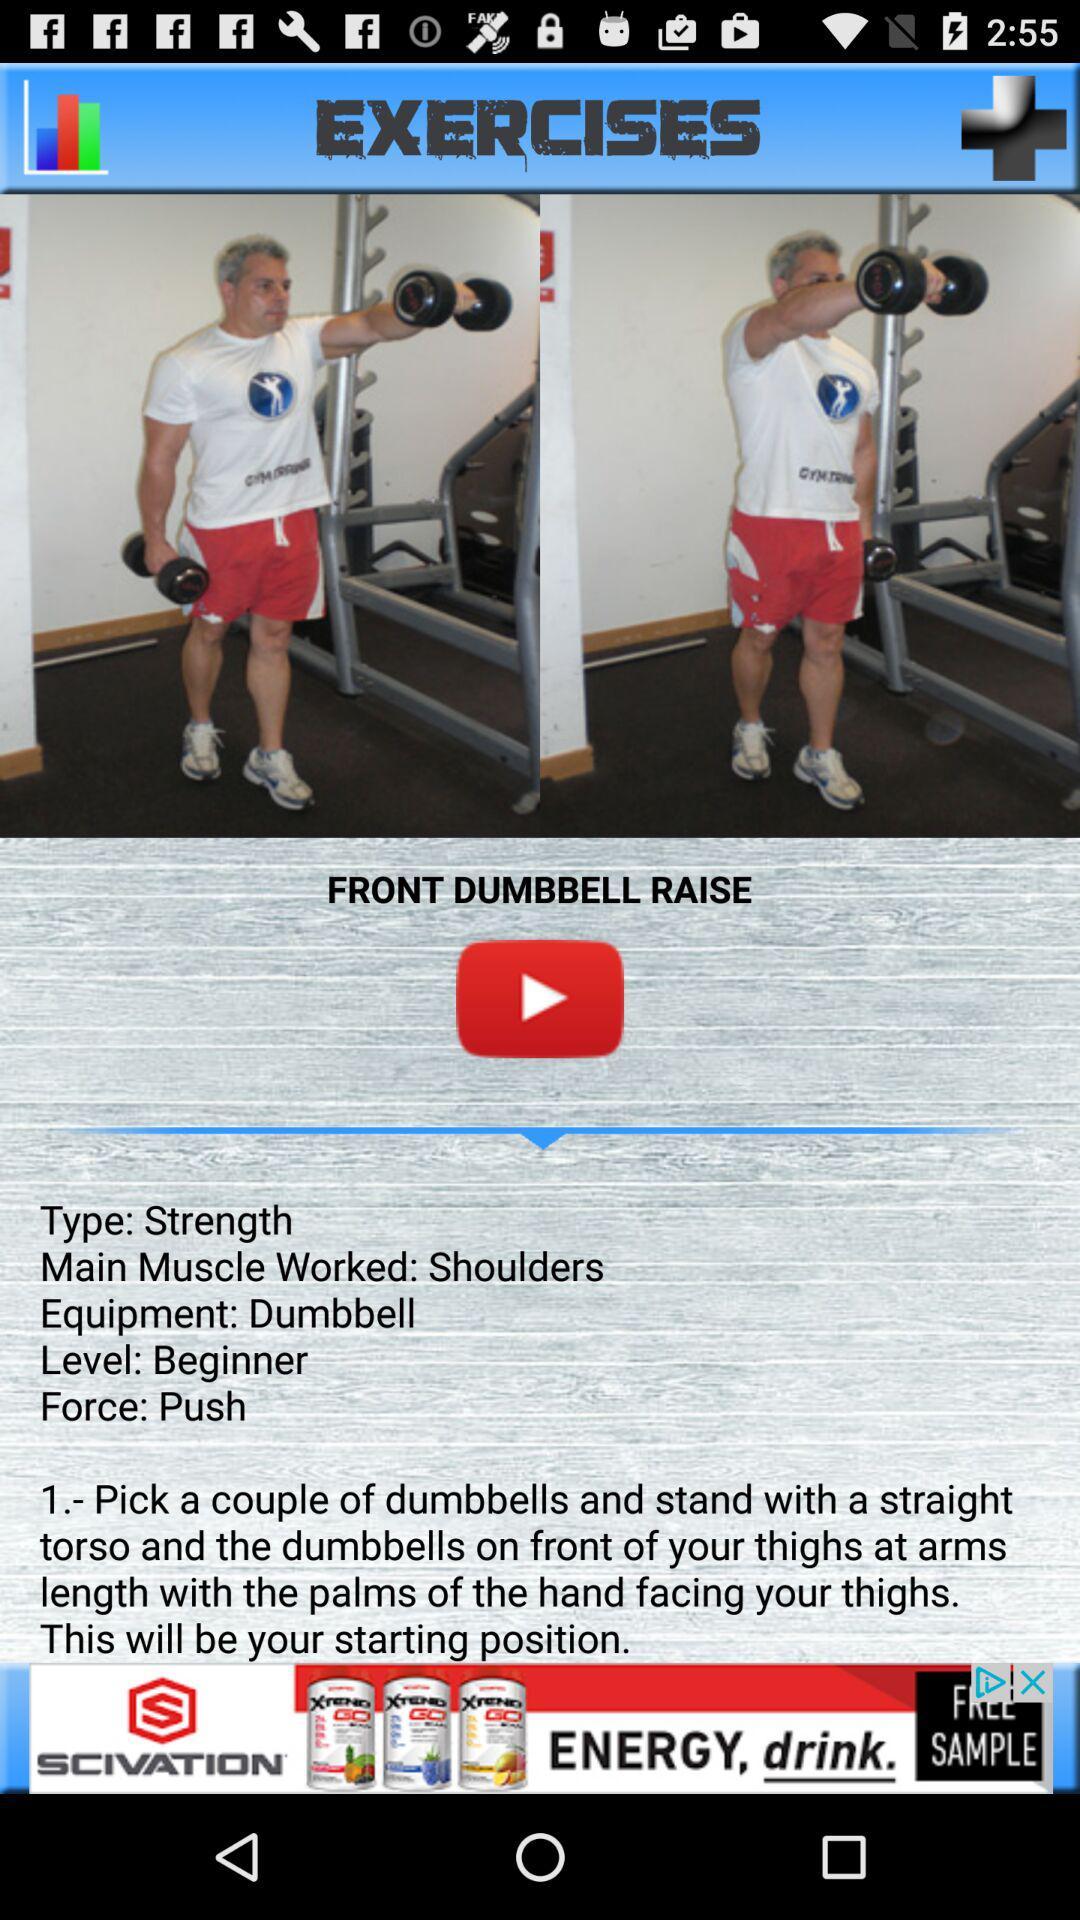 Image resolution: width=1080 pixels, height=1920 pixels. Describe the element at coordinates (540, 1727) in the screenshot. I see `energy drink` at that location.